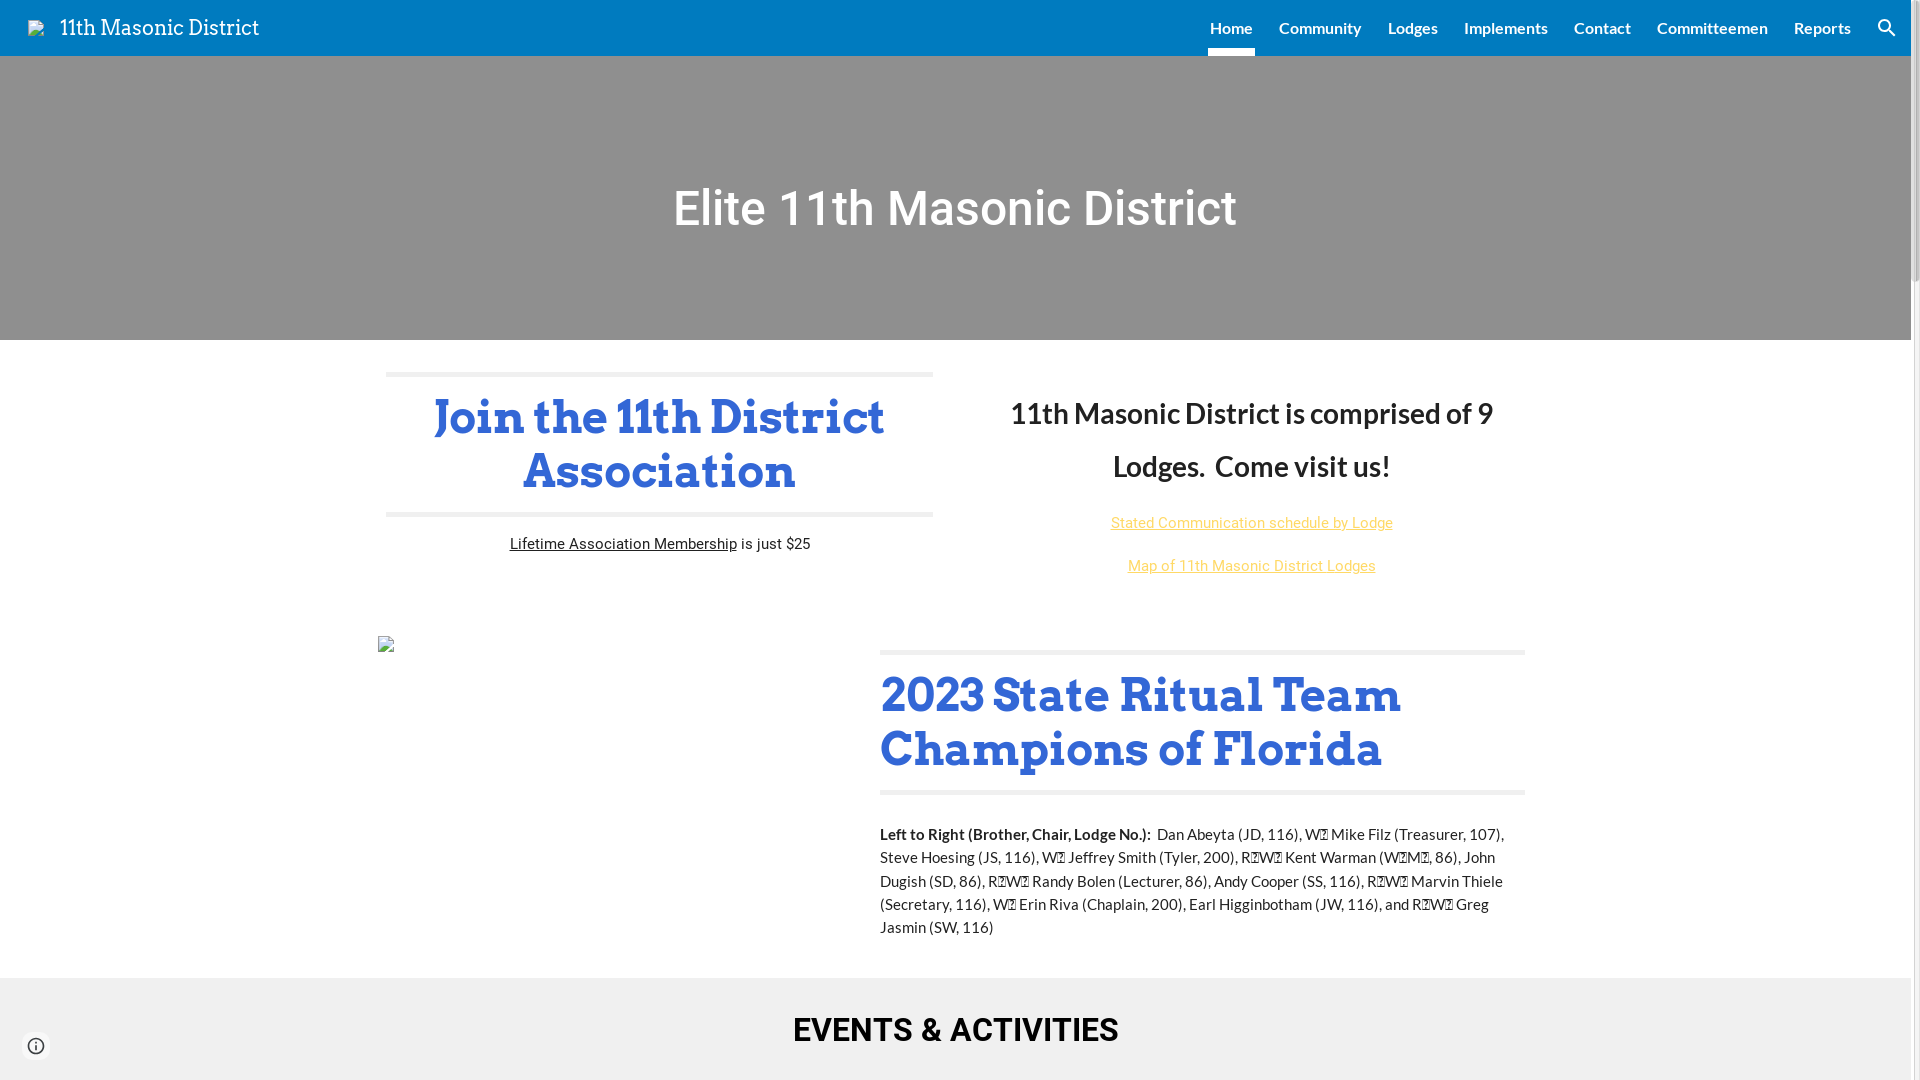 This screenshot has height=1080, width=1920. Describe the element at coordinates (622, 543) in the screenshot. I see `'Lifetime Association Membership'` at that location.